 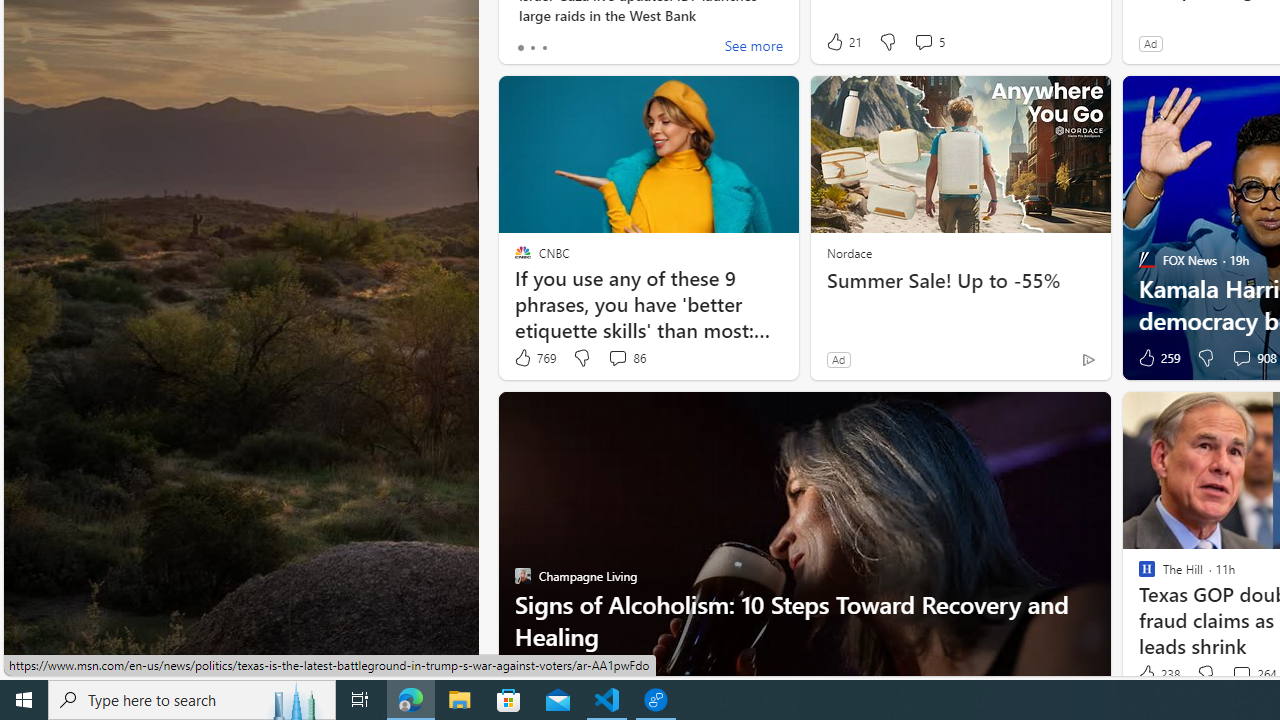 What do you see at coordinates (1240, 673) in the screenshot?
I see `'View comments 264 Comment'` at bounding box center [1240, 673].